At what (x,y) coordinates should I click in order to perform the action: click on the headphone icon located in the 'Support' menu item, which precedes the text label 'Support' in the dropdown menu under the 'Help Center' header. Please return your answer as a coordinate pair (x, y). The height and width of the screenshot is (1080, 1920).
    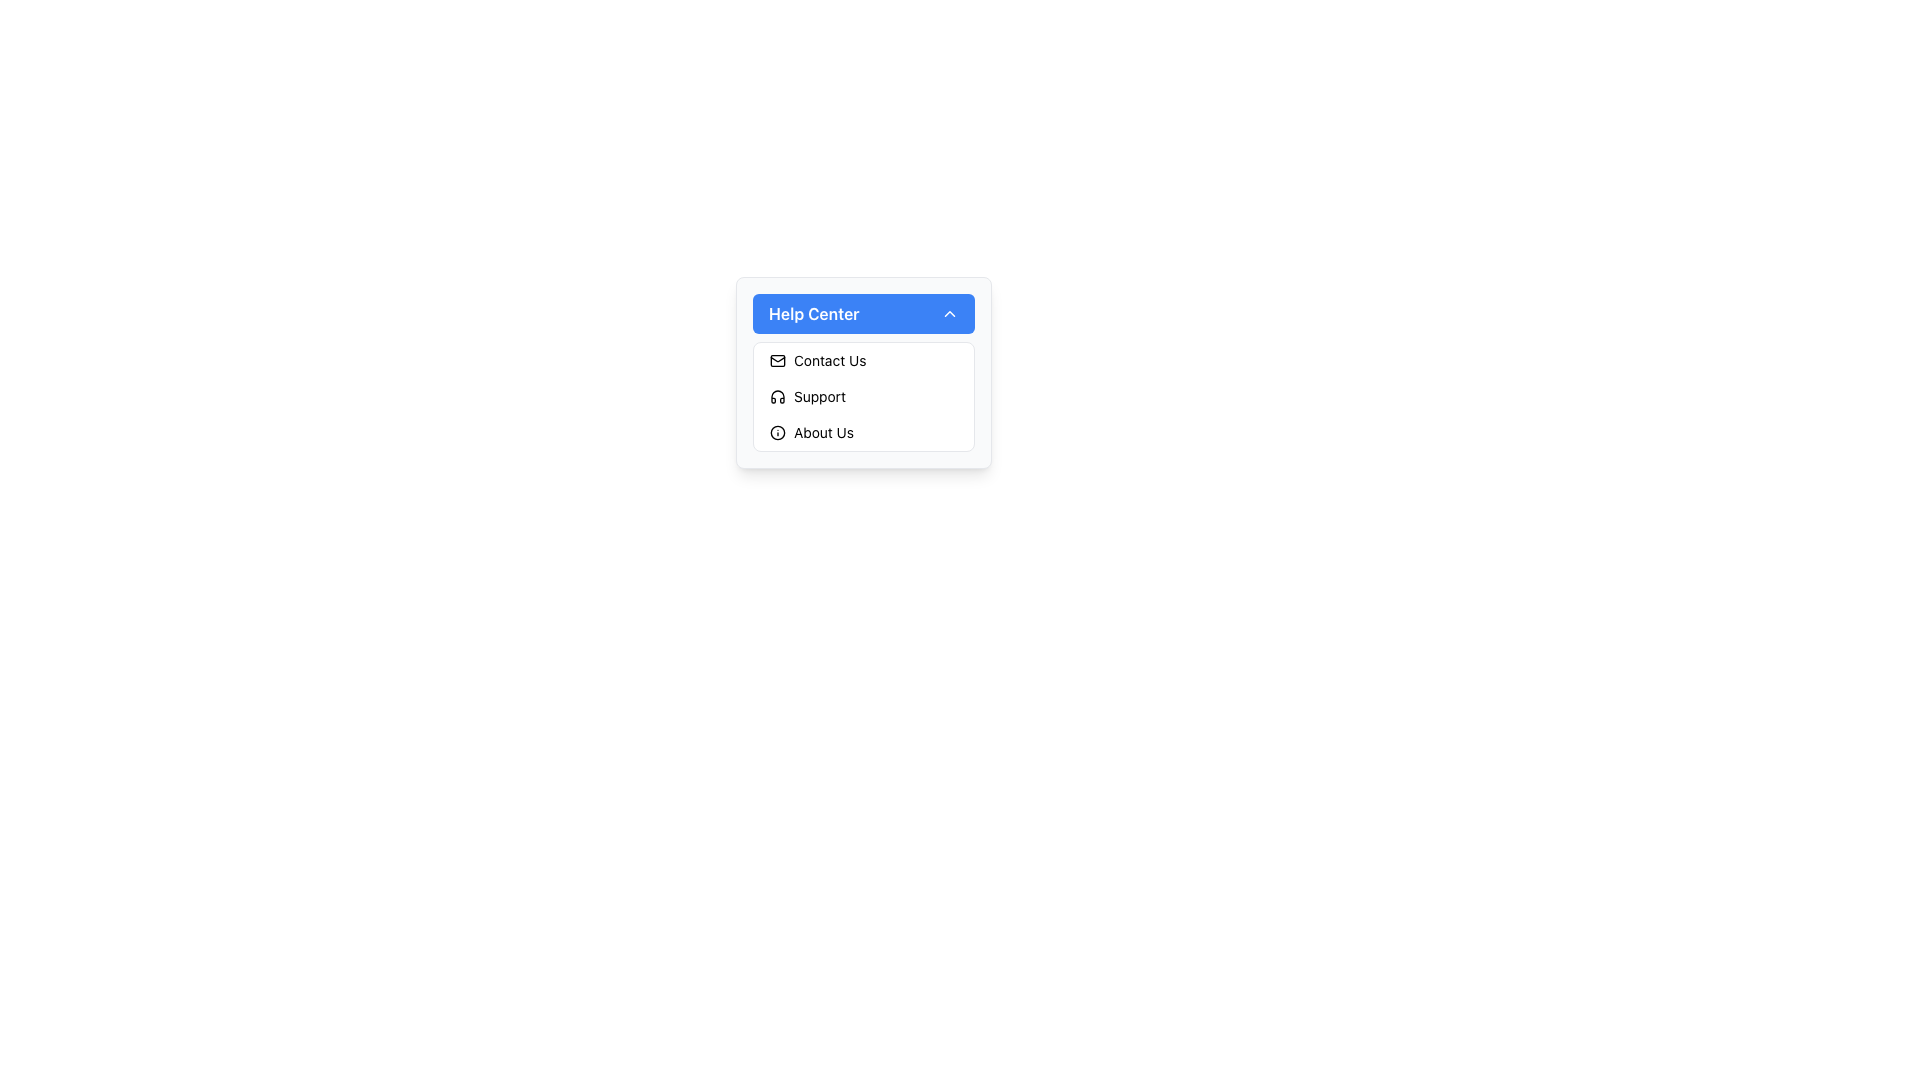
    Looking at the image, I should click on (776, 397).